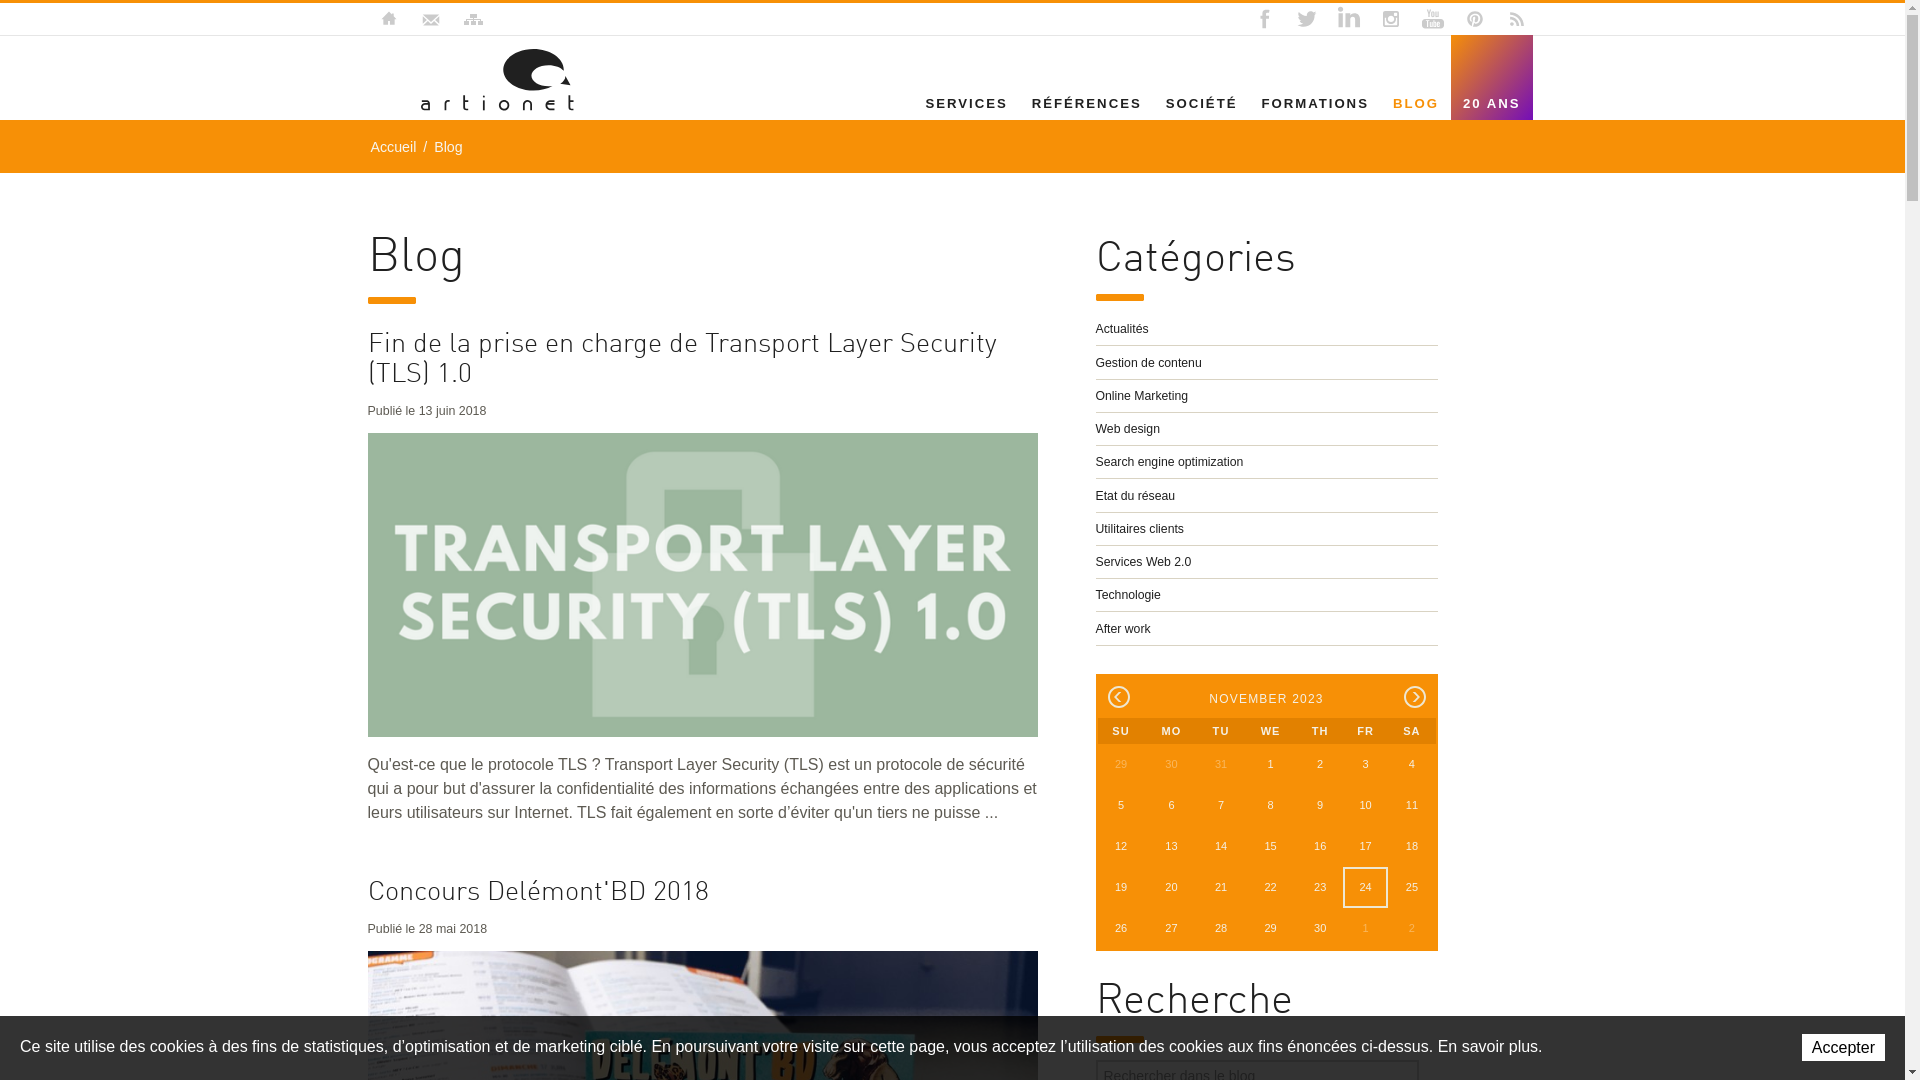  I want to click on 'Blog', so click(419, 79).